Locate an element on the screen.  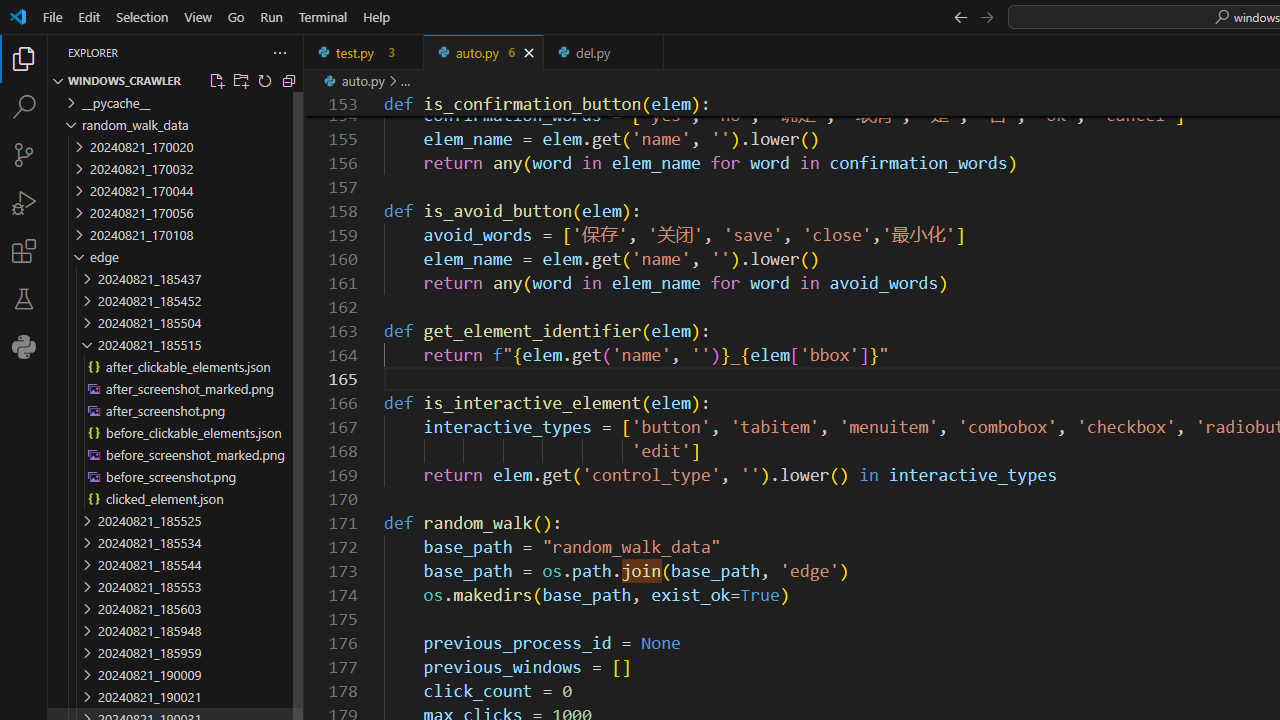
'Source Control (Ctrl+Shift+G)' is located at coordinates (24, 154).